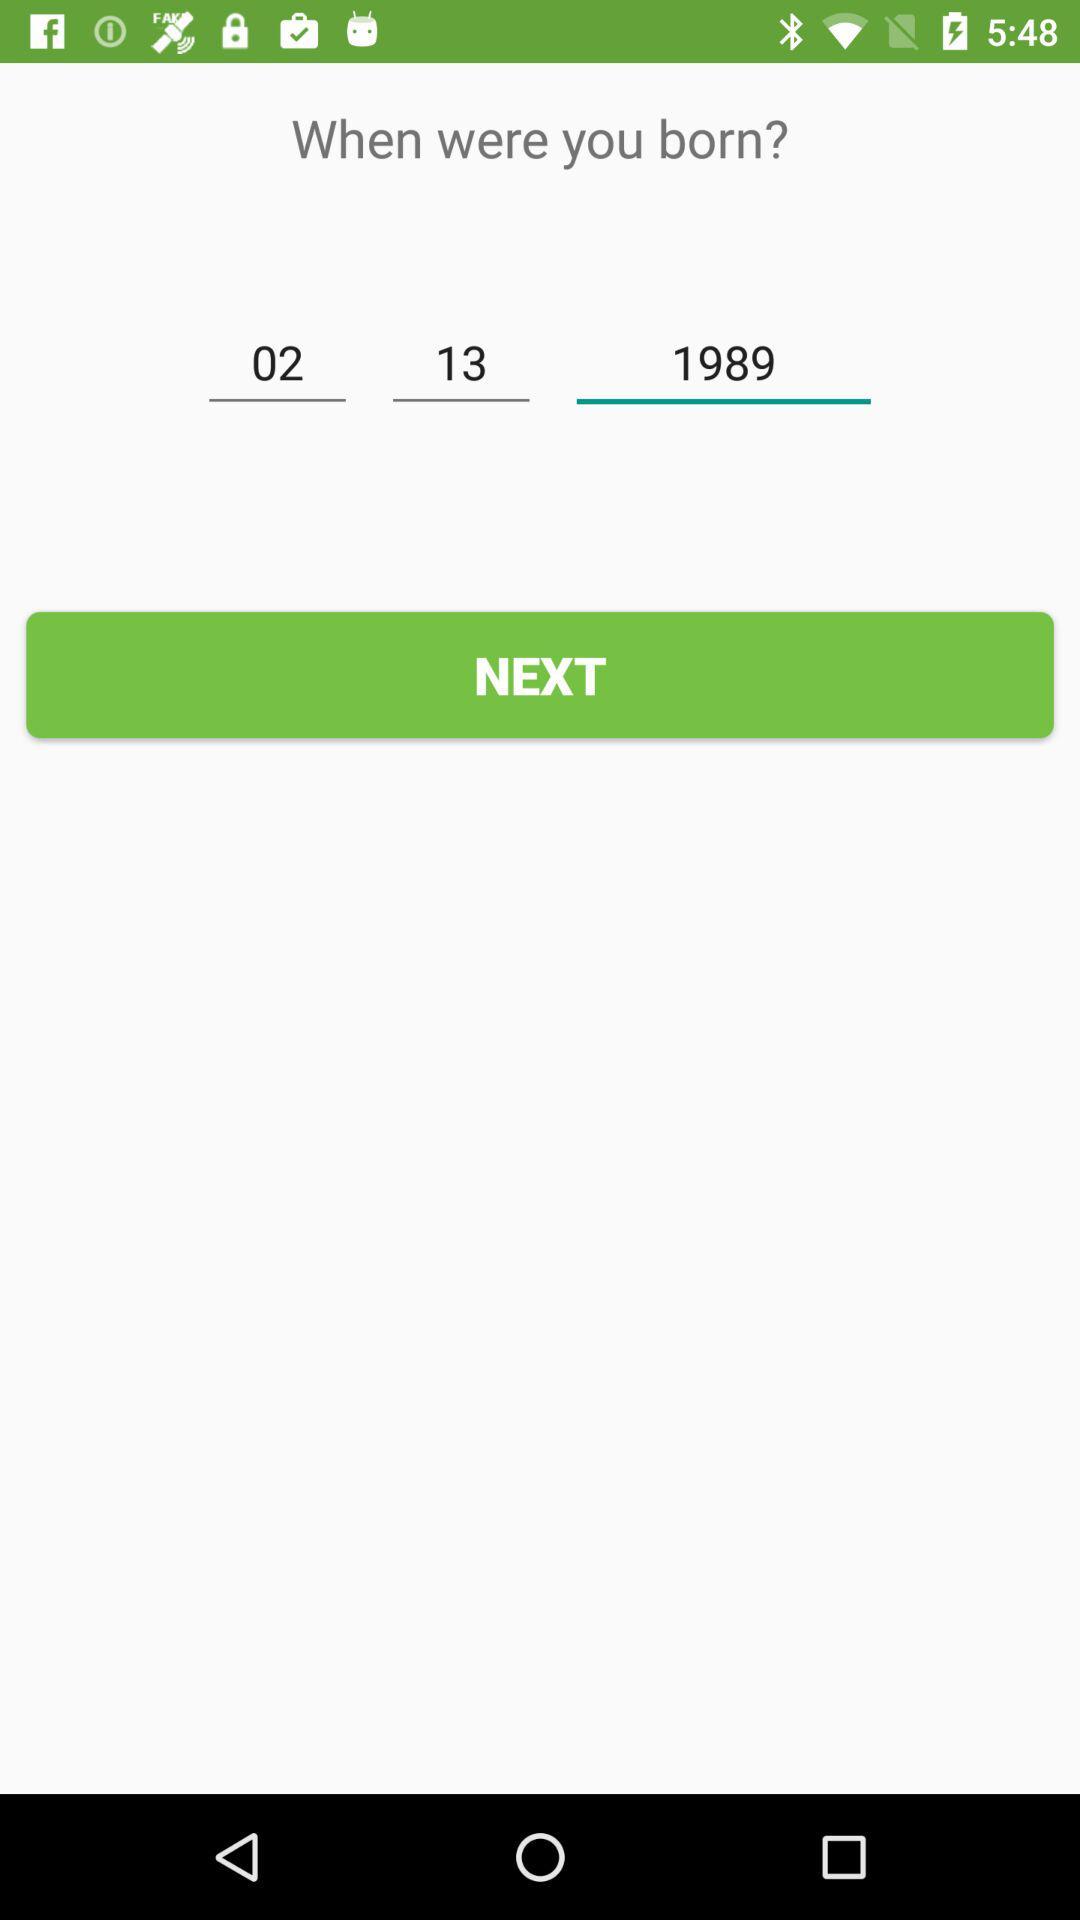 This screenshot has width=1080, height=1920. Describe the element at coordinates (277, 363) in the screenshot. I see `02 item` at that location.